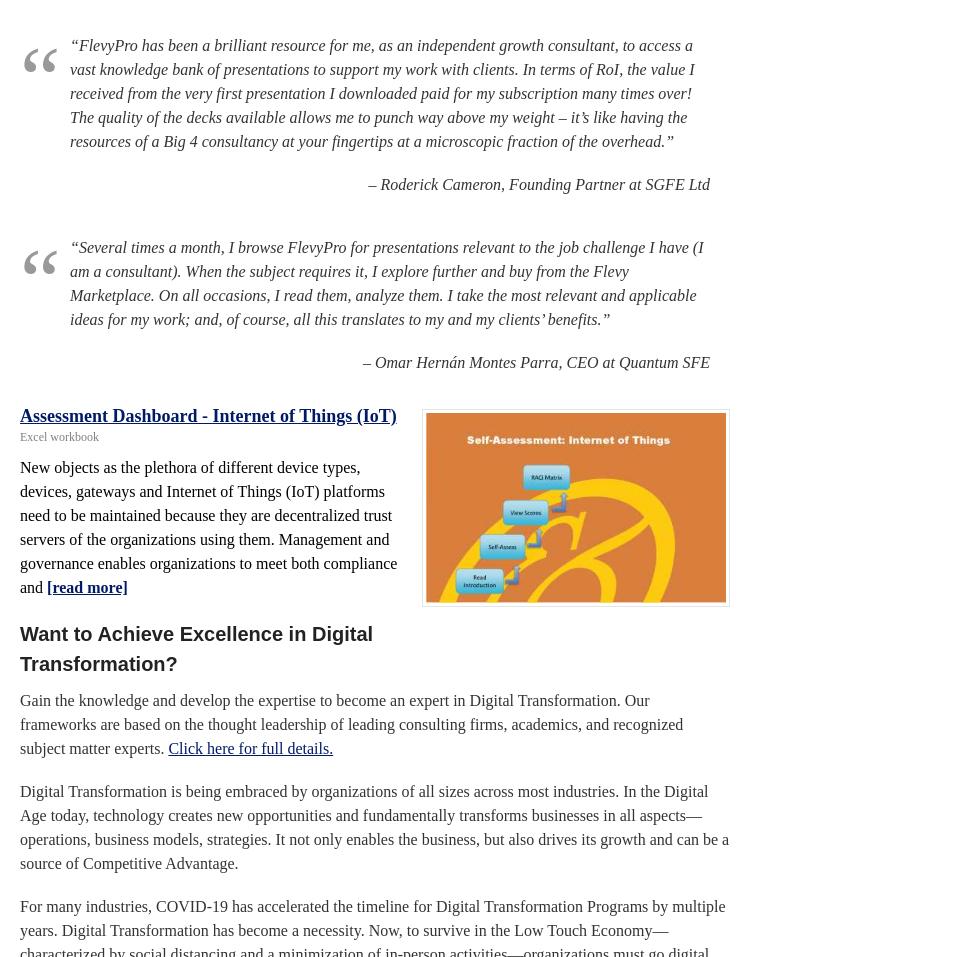 The width and height of the screenshot is (980, 957). I want to click on 'Excel workbook', so click(58, 435).